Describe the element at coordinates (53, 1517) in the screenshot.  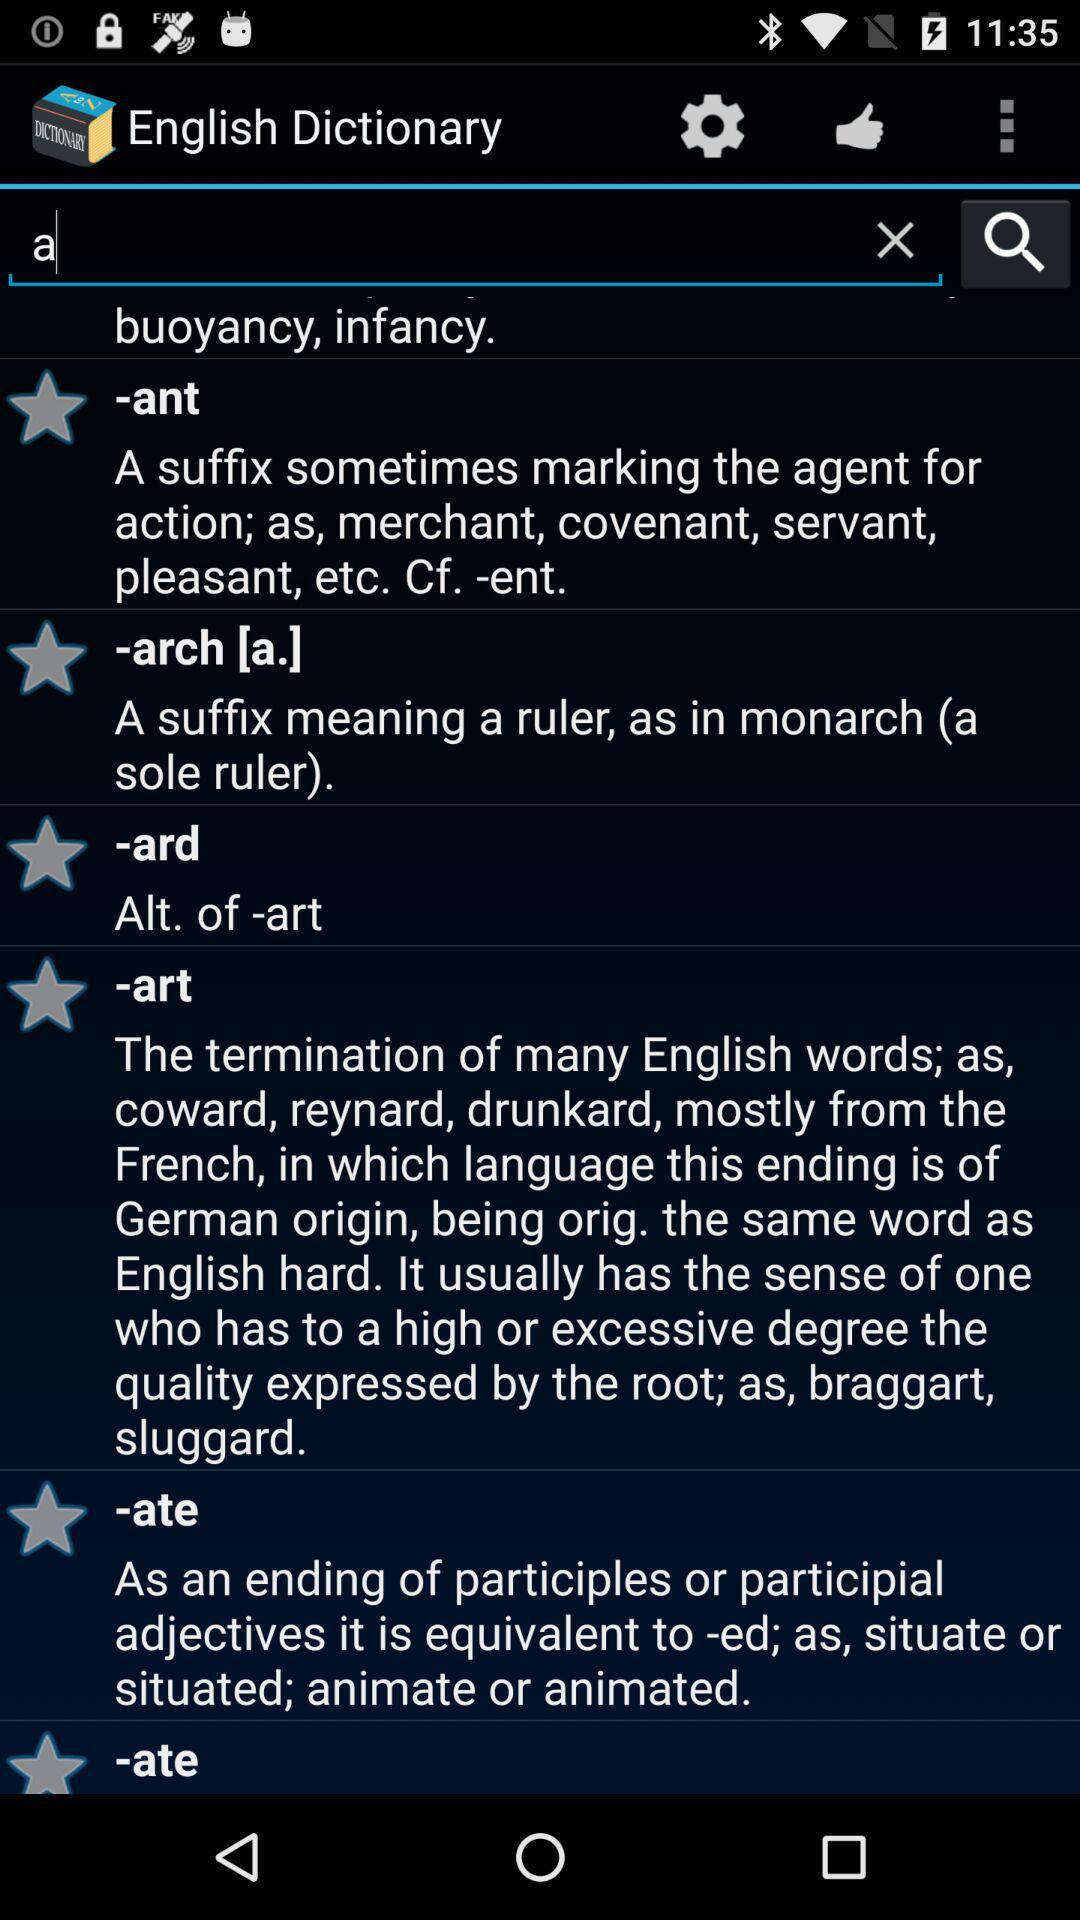
I see `app to the left of the termination of icon` at that location.